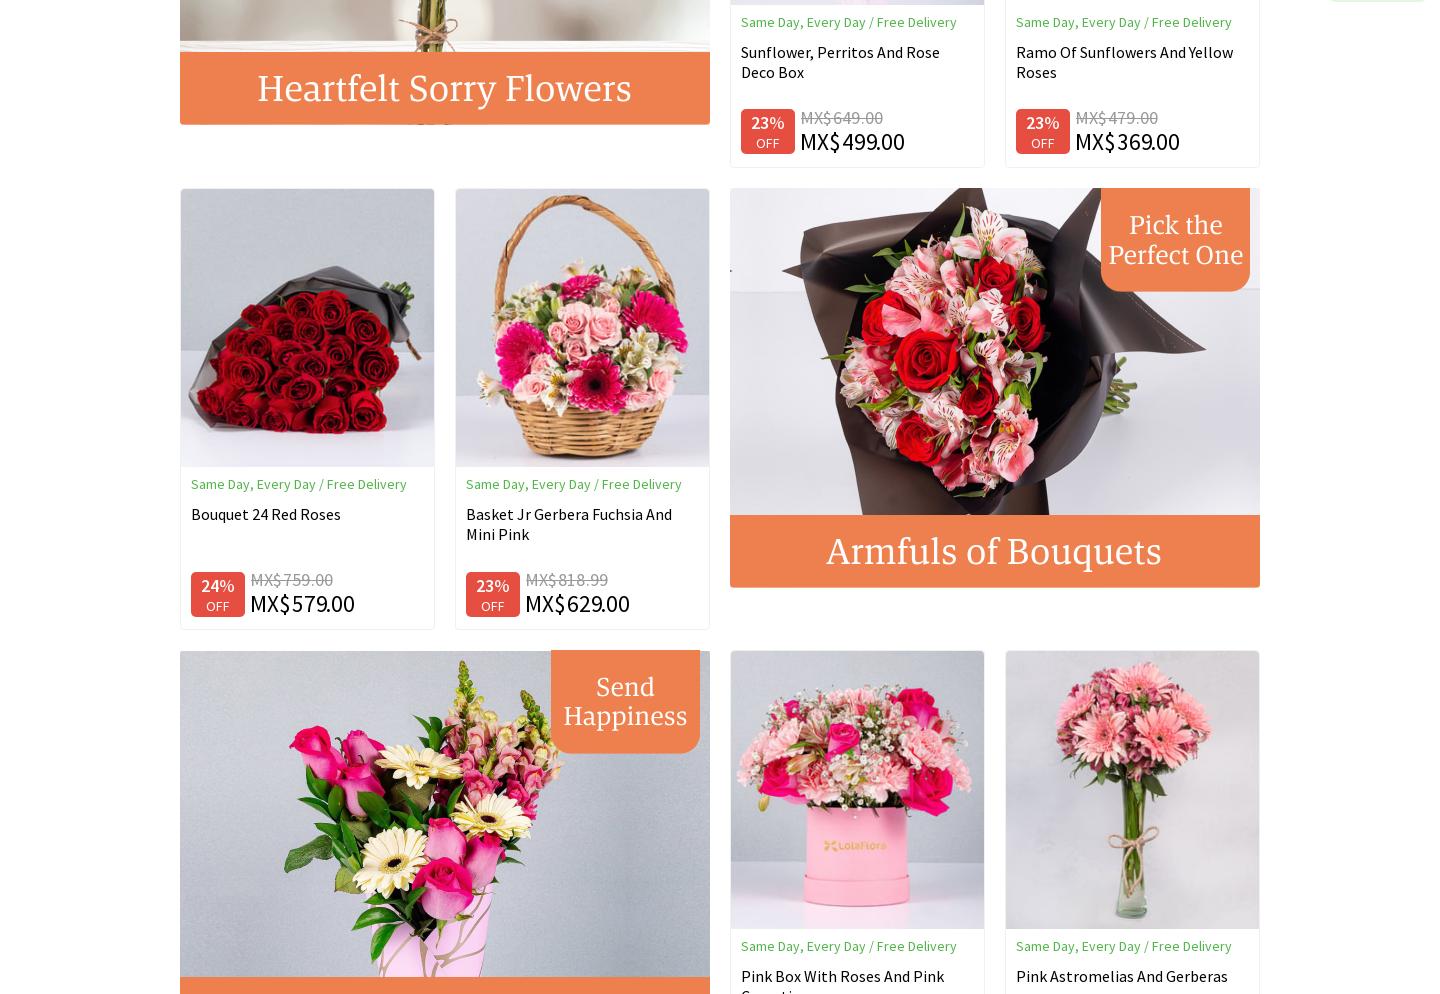  Describe the element at coordinates (1121, 975) in the screenshot. I see `'Pink Astromelias And Gerberas'` at that location.